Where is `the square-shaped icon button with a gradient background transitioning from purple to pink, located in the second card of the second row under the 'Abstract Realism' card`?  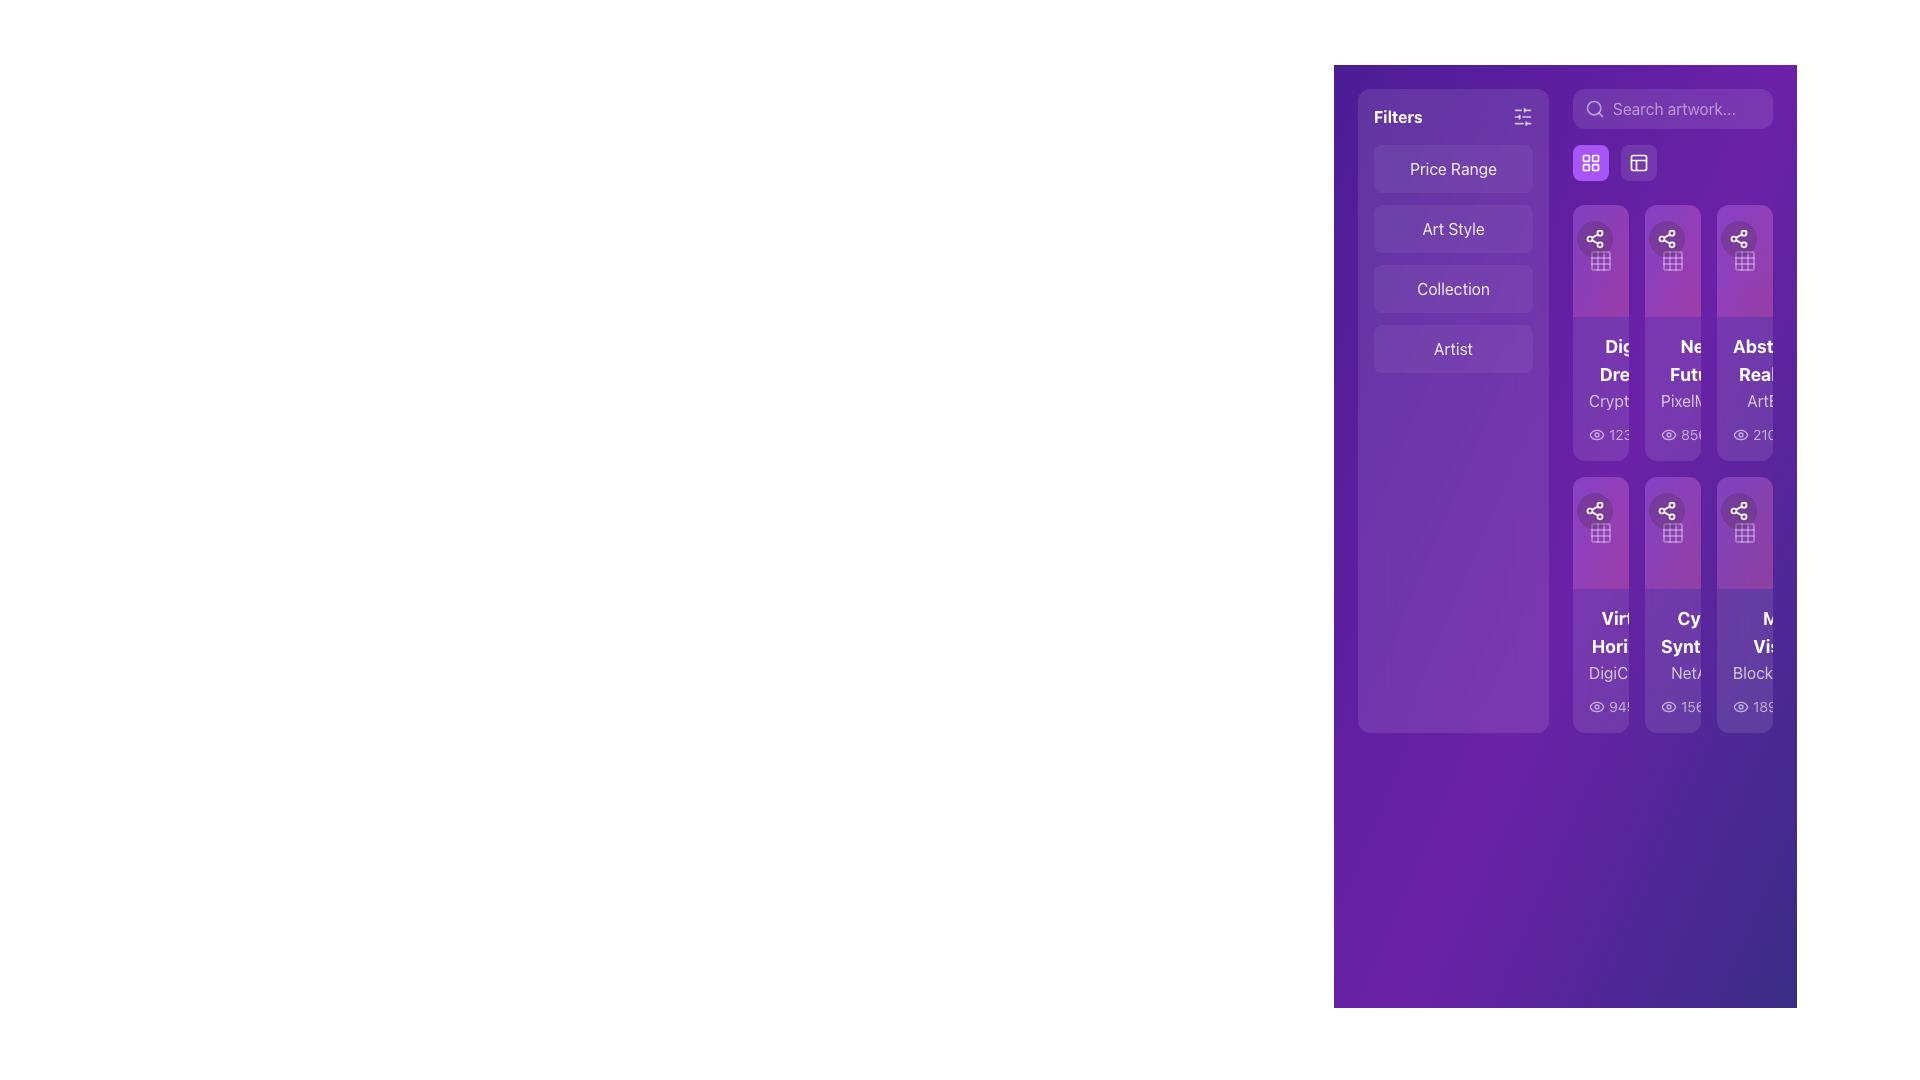 the square-shaped icon button with a gradient background transitioning from purple to pink, located in the second card of the second row under the 'Abstract Realism' card is located at coordinates (1673, 531).